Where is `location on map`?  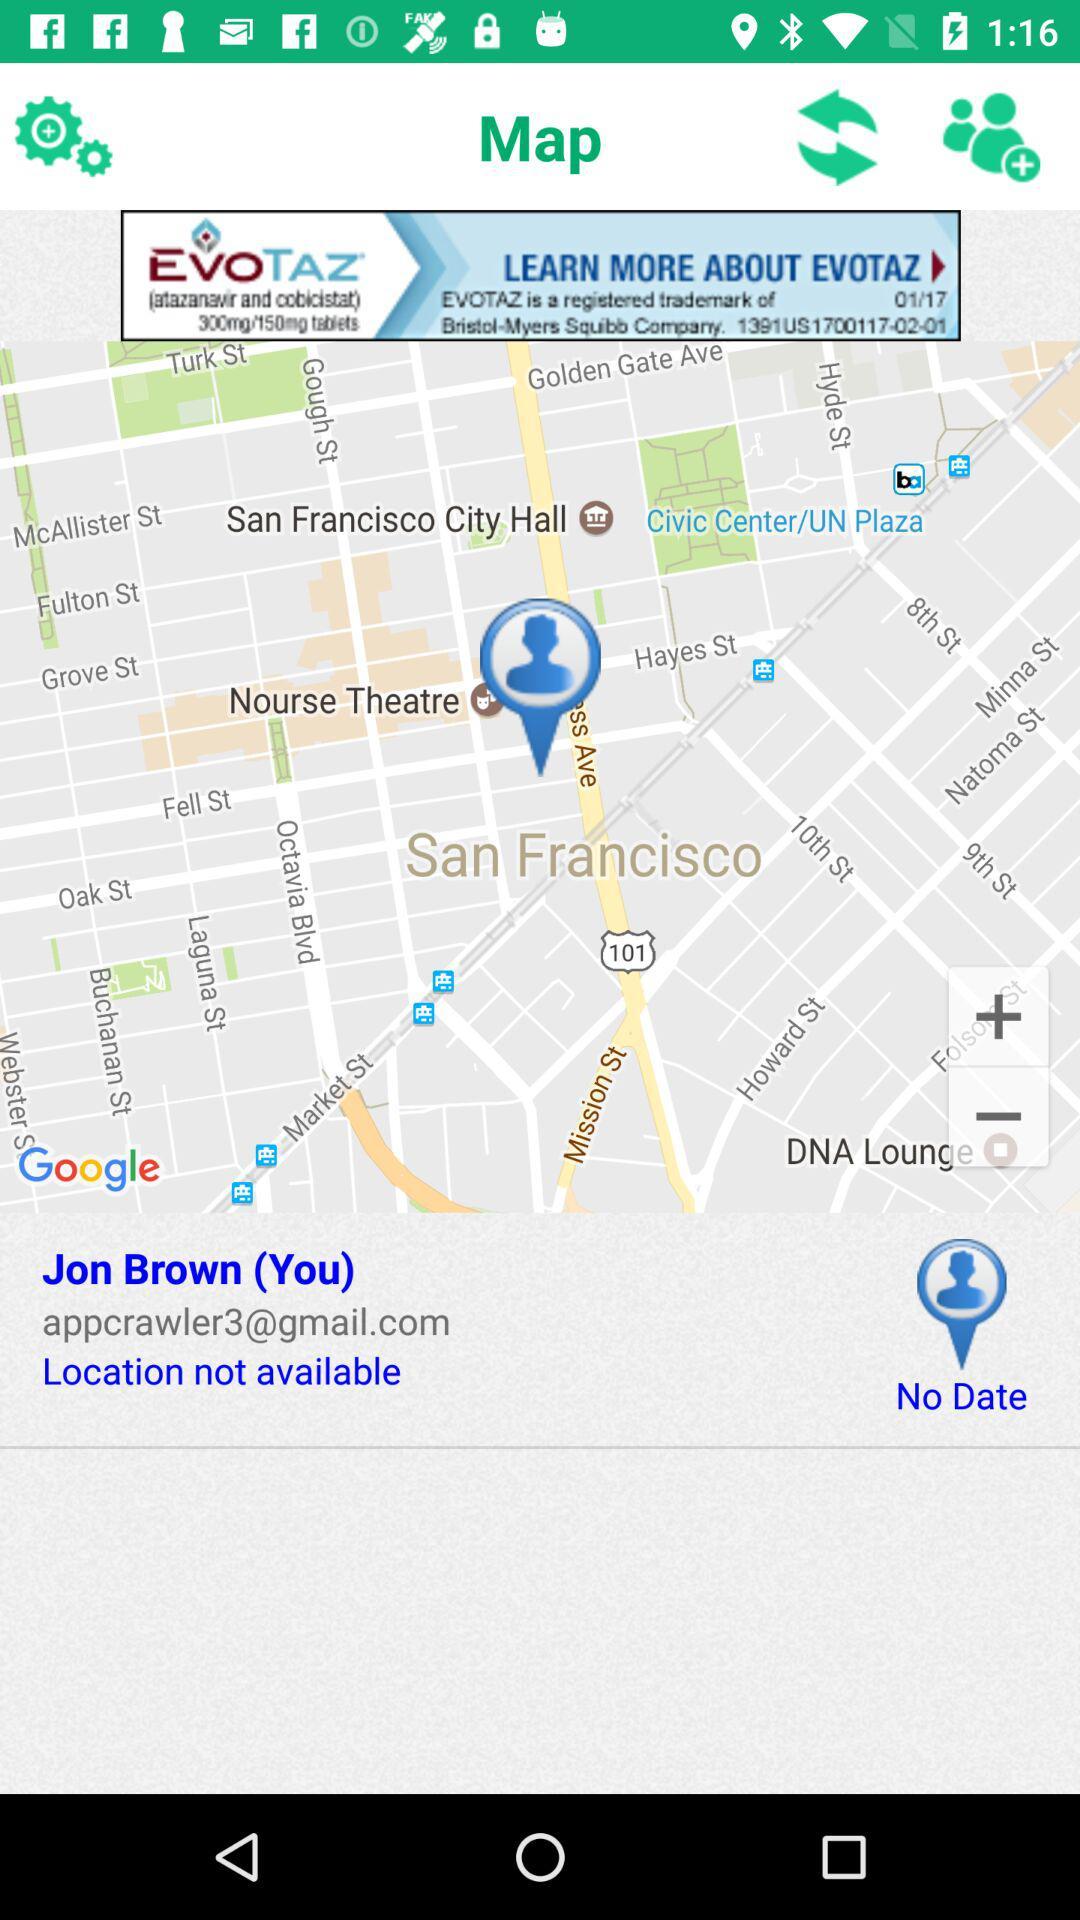 location on map is located at coordinates (960, 1304).